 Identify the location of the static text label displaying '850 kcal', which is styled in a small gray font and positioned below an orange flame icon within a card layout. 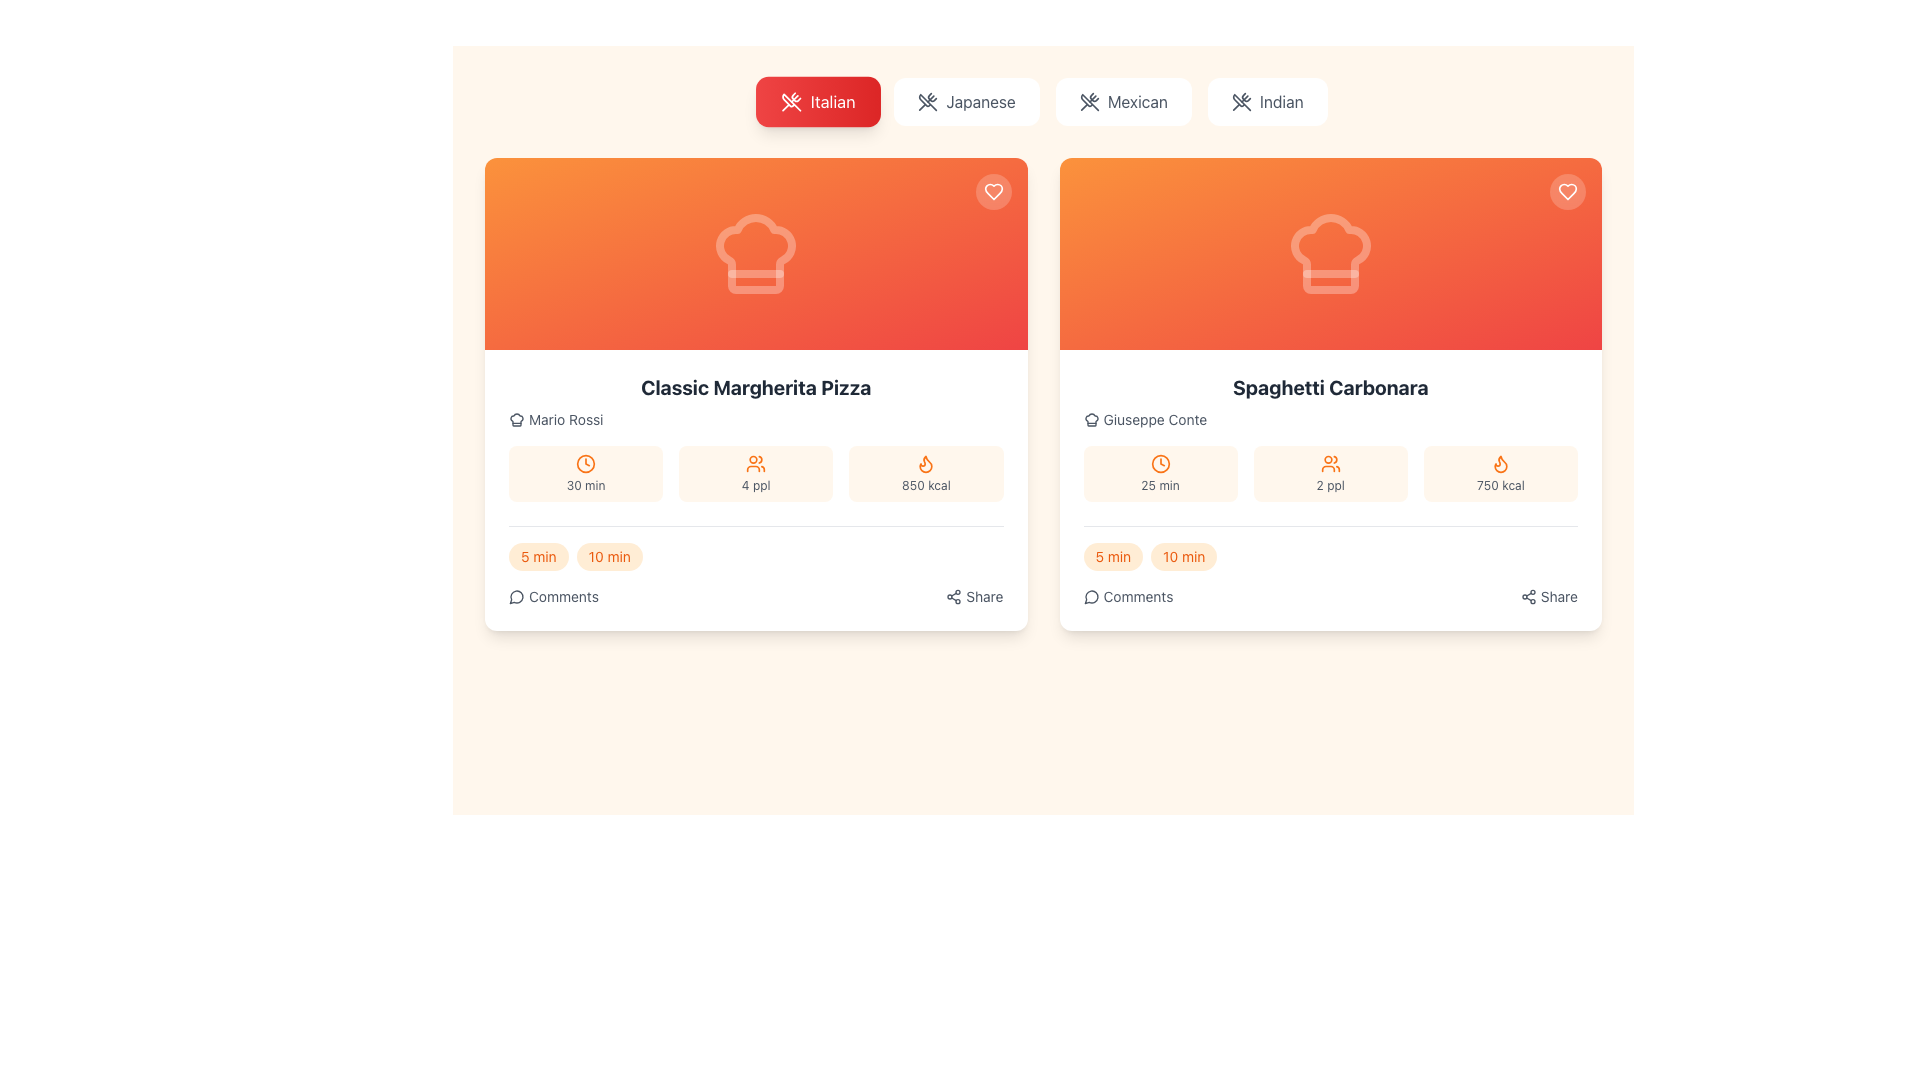
(925, 486).